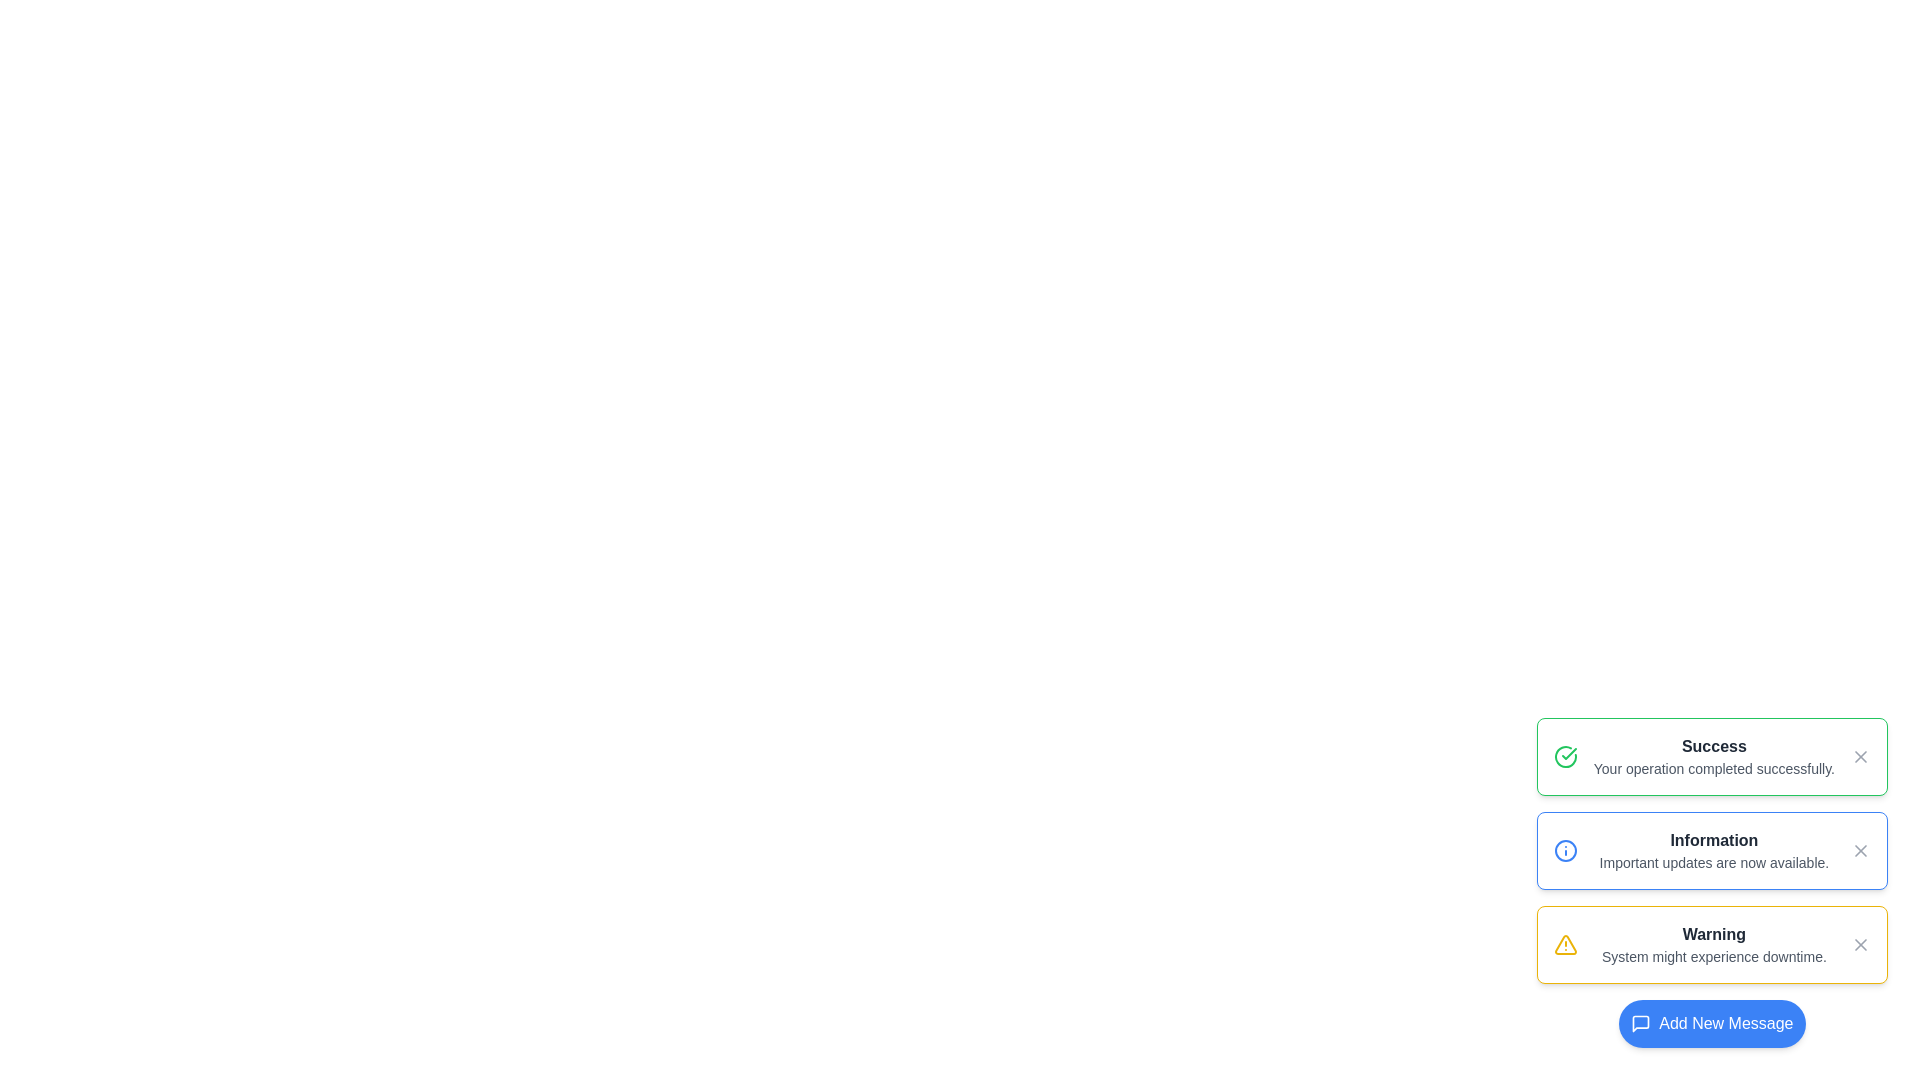 The image size is (1920, 1080). Describe the element at coordinates (1860, 945) in the screenshot. I see `the close button located in the top-right corner of the warning notification card to enhance accessibility` at that location.